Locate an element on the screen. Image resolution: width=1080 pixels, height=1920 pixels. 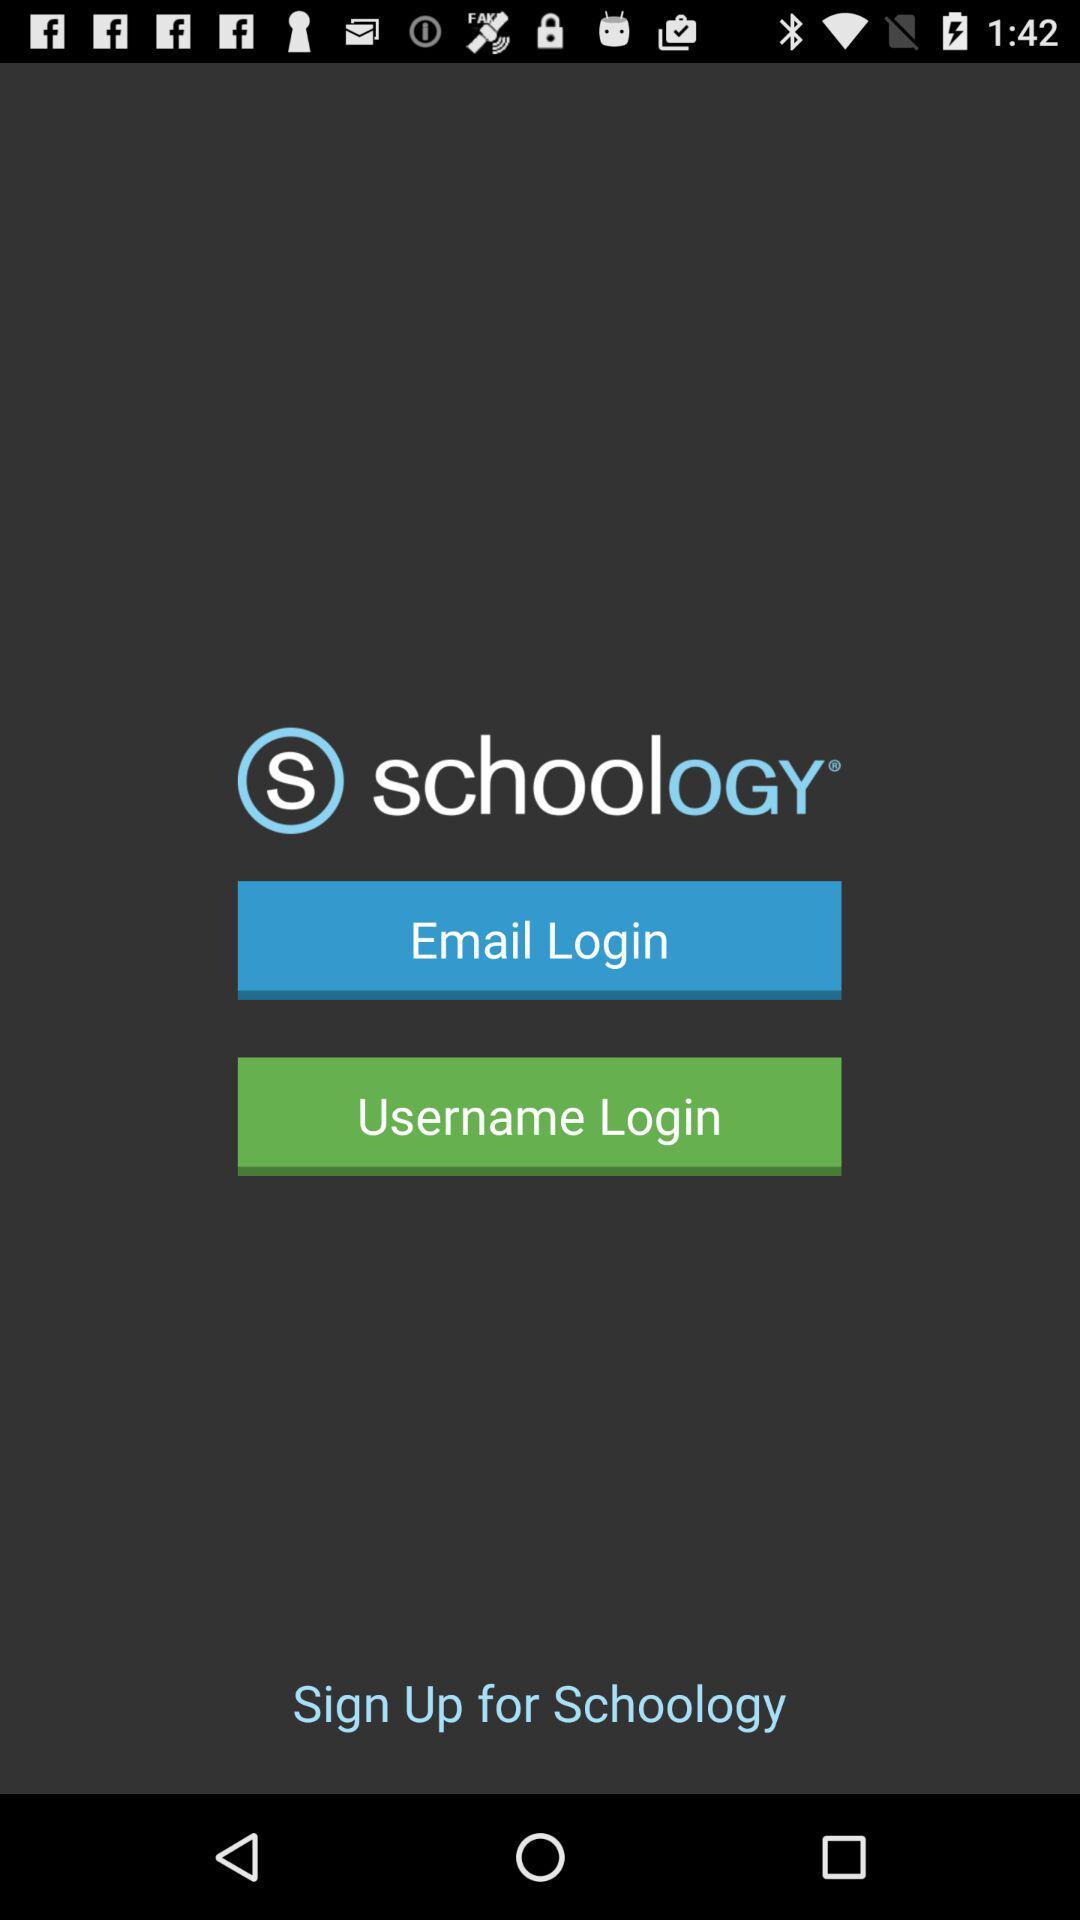
item above username login is located at coordinates (538, 939).